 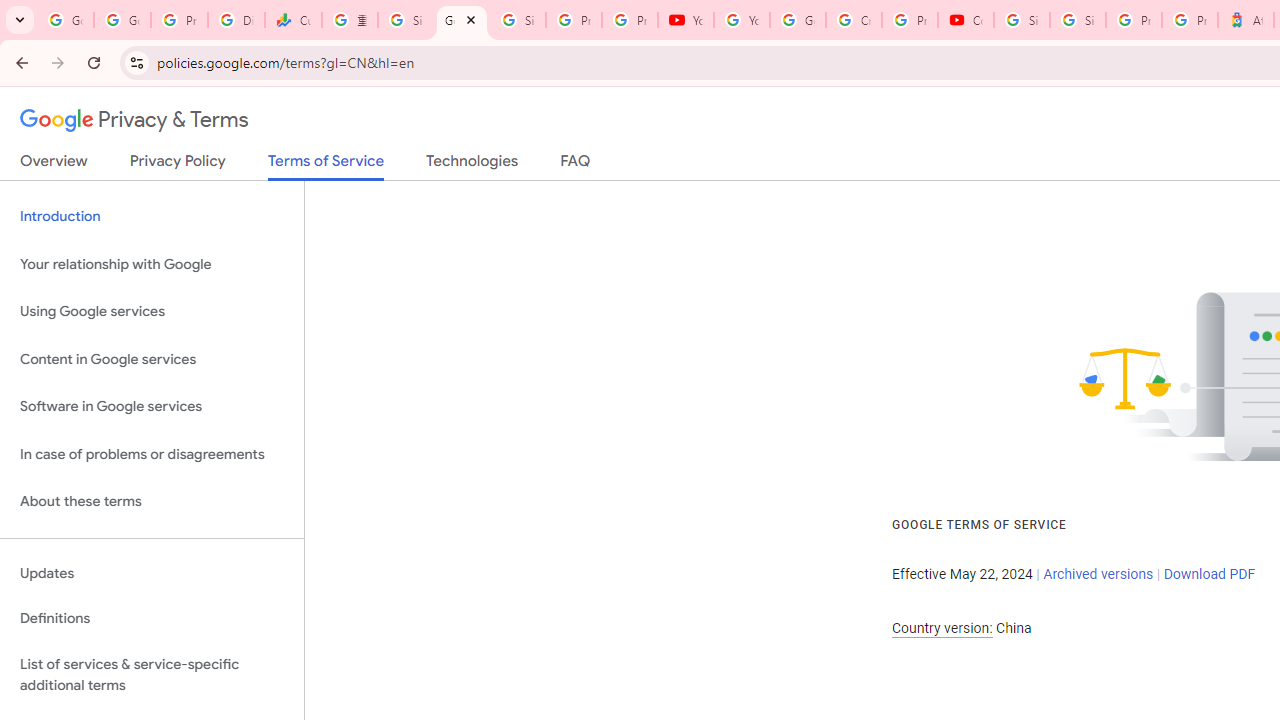 I want to click on 'Archived versions', so click(x=1097, y=574).